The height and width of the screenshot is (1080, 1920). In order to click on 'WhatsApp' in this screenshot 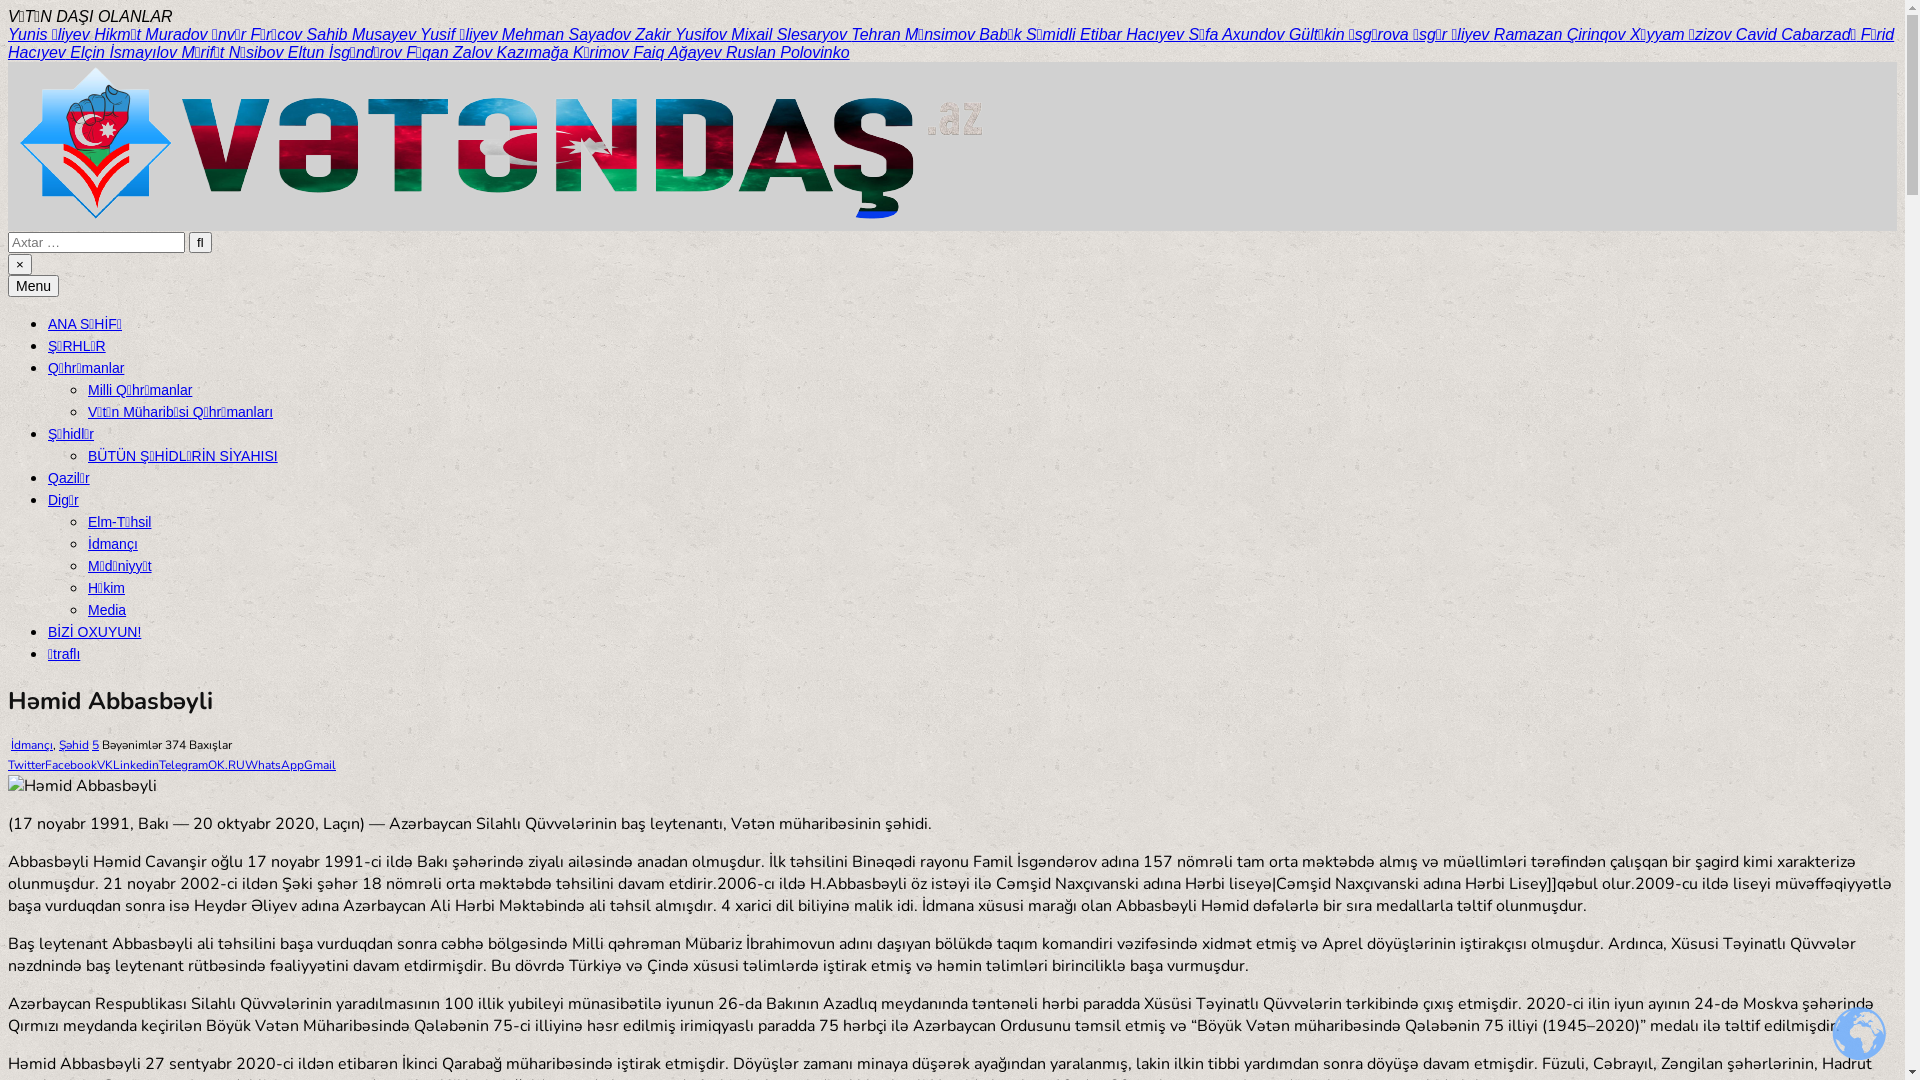, I will do `click(273, 764)`.